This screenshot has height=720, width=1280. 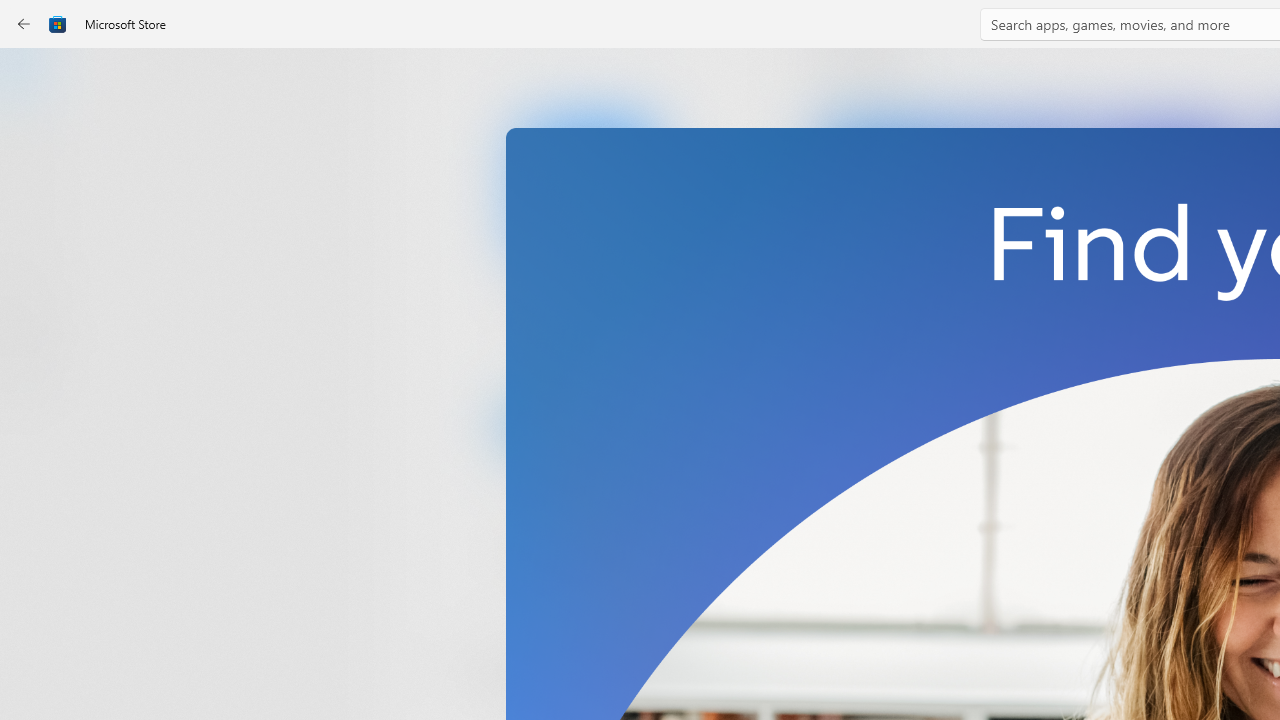 What do you see at coordinates (24, 24) in the screenshot?
I see `'Back'` at bounding box center [24, 24].